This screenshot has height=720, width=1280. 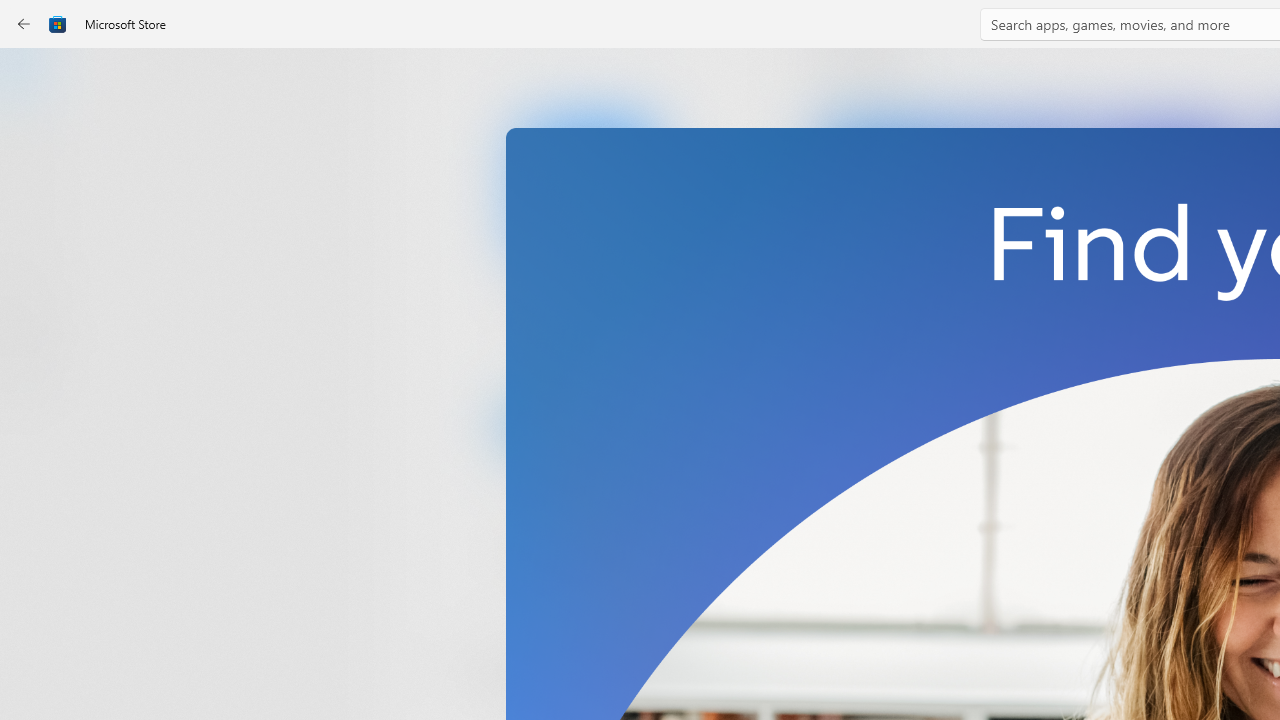 What do you see at coordinates (24, 24) in the screenshot?
I see `'Back'` at bounding box center [24, 24].